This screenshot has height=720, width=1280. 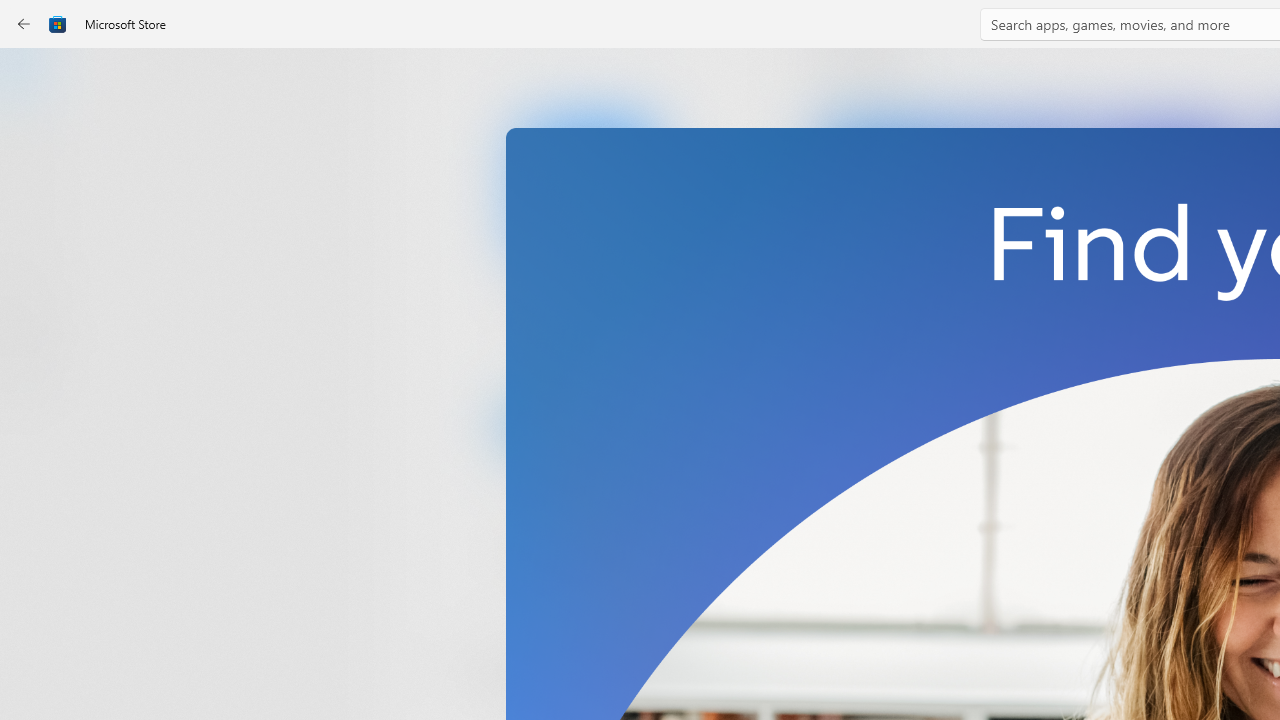 What do you see at coordinates (24, 24) in the screenshot?
I see `'Back'` at bounding box center [24, 24].